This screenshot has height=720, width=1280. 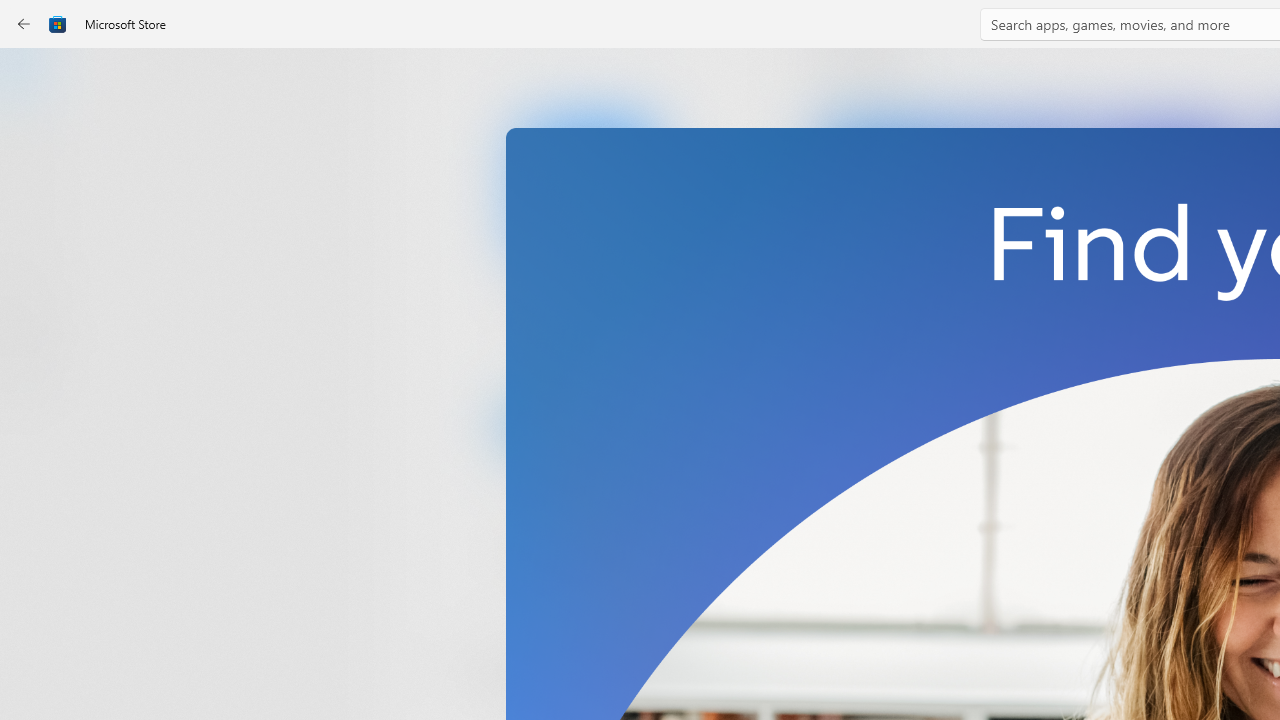 What do you see at coordinates (24, 24) in the screenshot?
I see `'Back'` at bounding box center [24, 24].